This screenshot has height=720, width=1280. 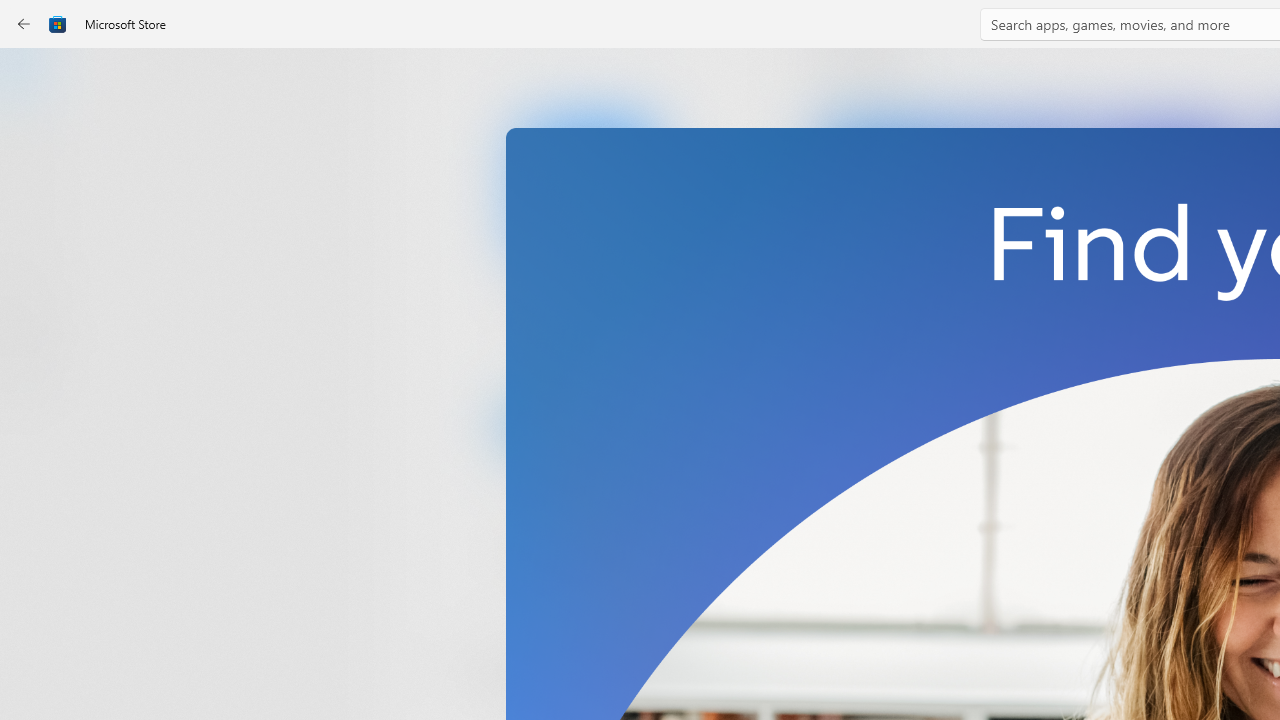 What do you see at coordinates (24, 24) in the screenshot?
I see `'Back'` at bounding box center [24, 24].